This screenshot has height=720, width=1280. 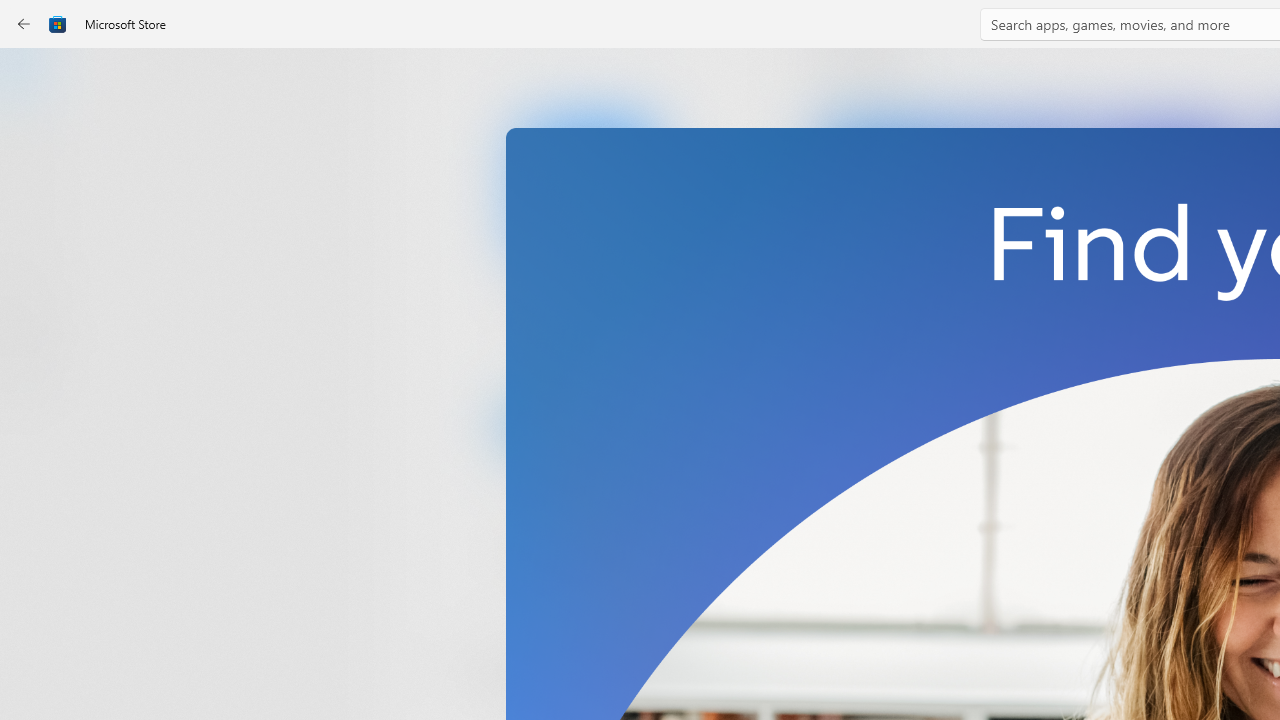 What do you see at coordinates (24, 24) in the screenshot?
I see `'Back'` at bounding box center [24, 24].